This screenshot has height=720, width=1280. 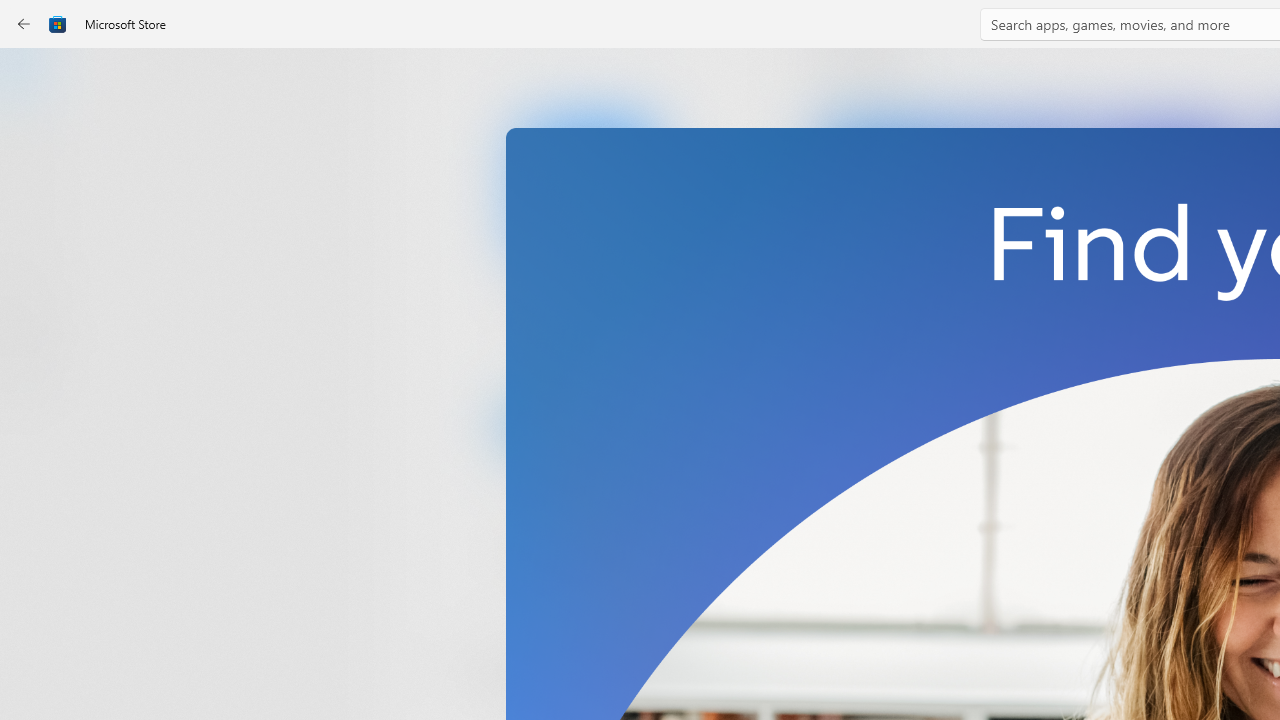 What do you see at coordinates (24, 24) in the screenshot?
I see `'Back'` at bounding box center [24, 24].